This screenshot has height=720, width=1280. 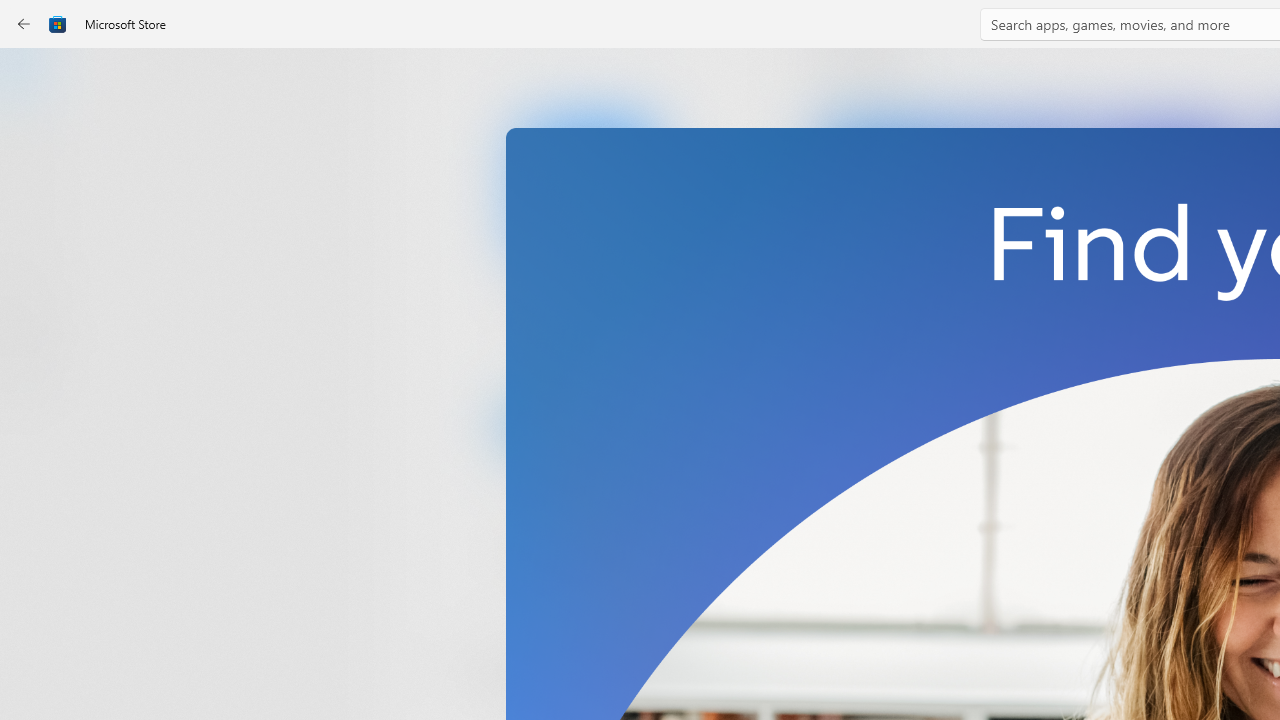 What do you see at coordinates (24, 24) in the screenshot?
I see `'Back'` at bounding box center [24, 24].